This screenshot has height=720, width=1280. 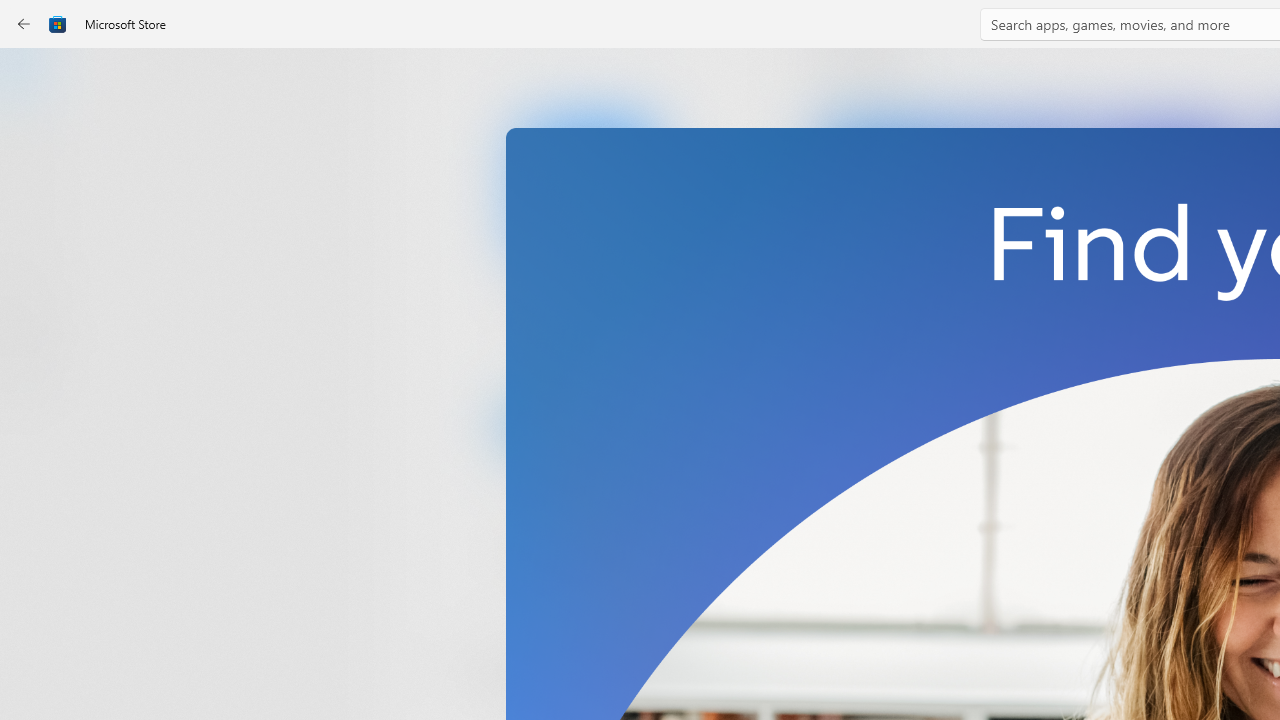 What do you see at coordinates (24, 24) in the screenshot?
I see `'Back'` at bounding box center [24, 24].